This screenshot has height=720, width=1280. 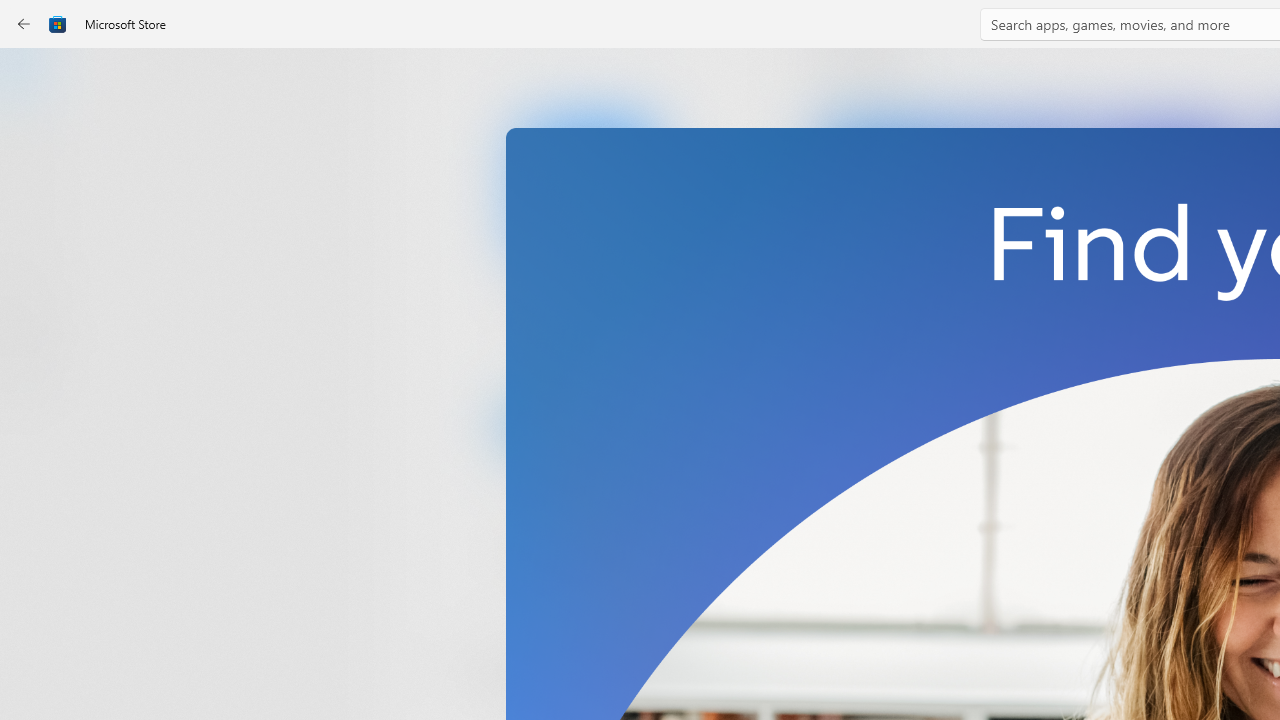 What do you see at coordinates (24, 24) in the screenshot?
I see `'Back'` at bounding box center [24, 24].